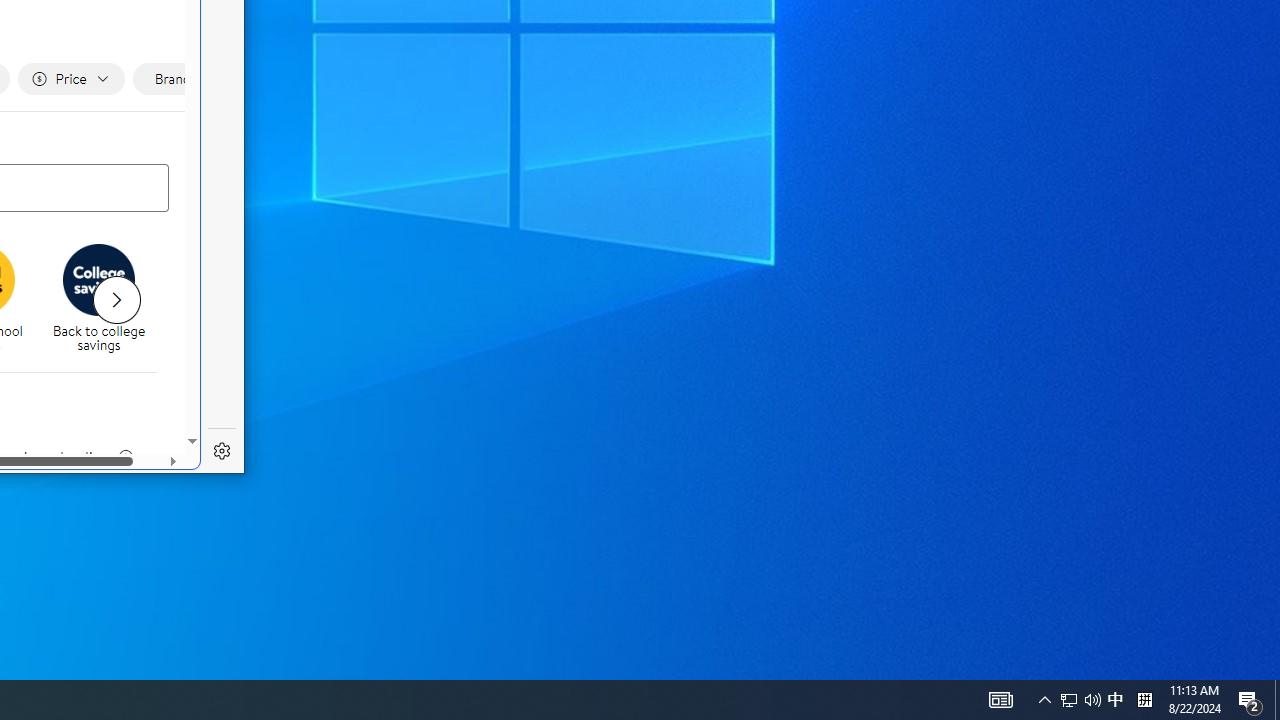  I want to click on 'Action Center, 2 new notifications', so click(1250, 698).